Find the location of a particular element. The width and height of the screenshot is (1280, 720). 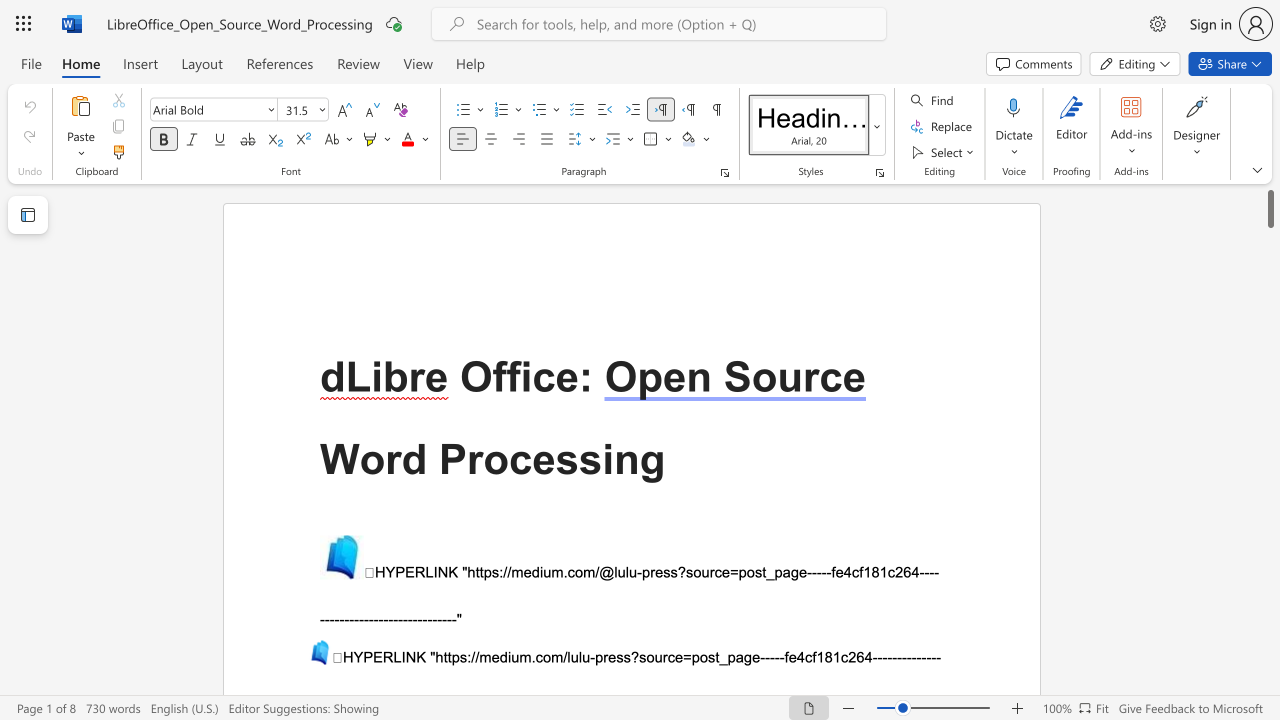

the page's right scrollbar for downward movement is located at coordinates (1269, 450).